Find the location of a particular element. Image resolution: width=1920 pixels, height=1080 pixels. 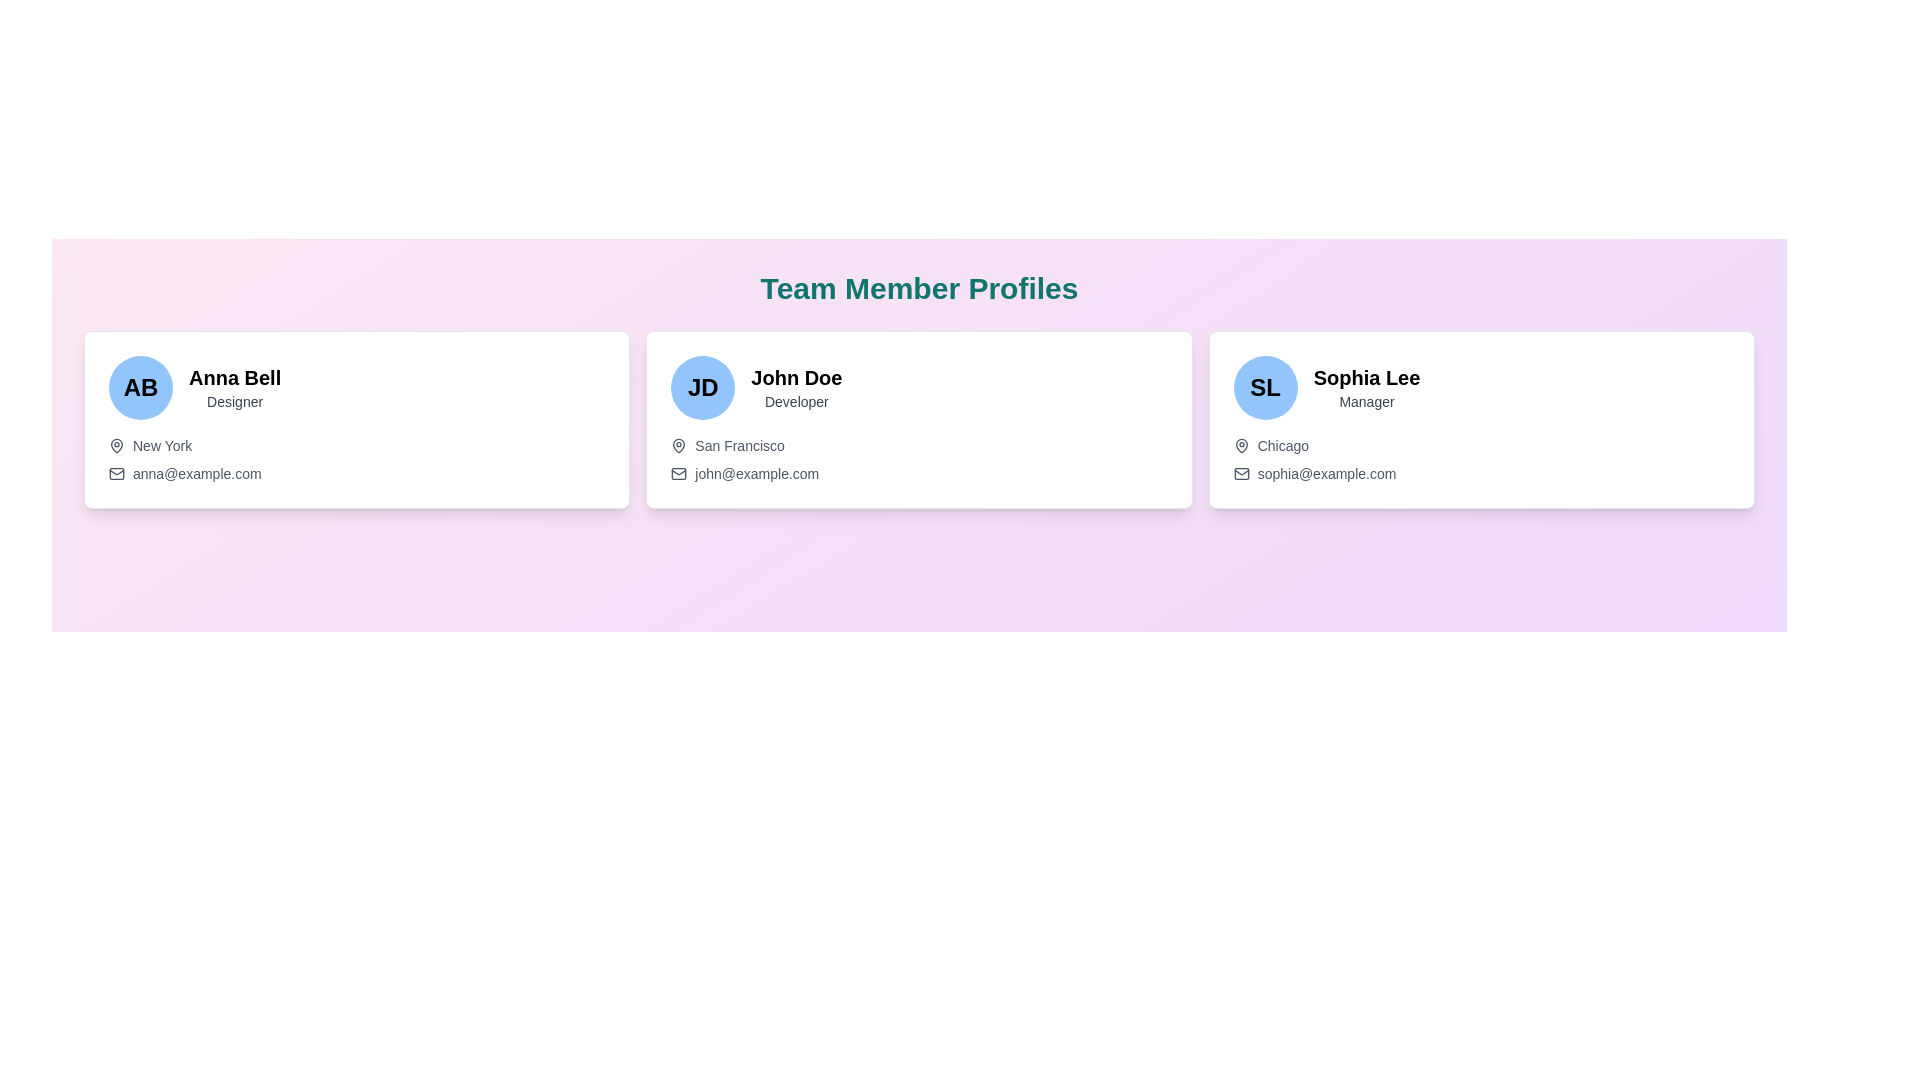

the SVG map pin icon representing the geographical location next to 'San Francisco' in John Doe's profile card is located at coordinates (679, 445).